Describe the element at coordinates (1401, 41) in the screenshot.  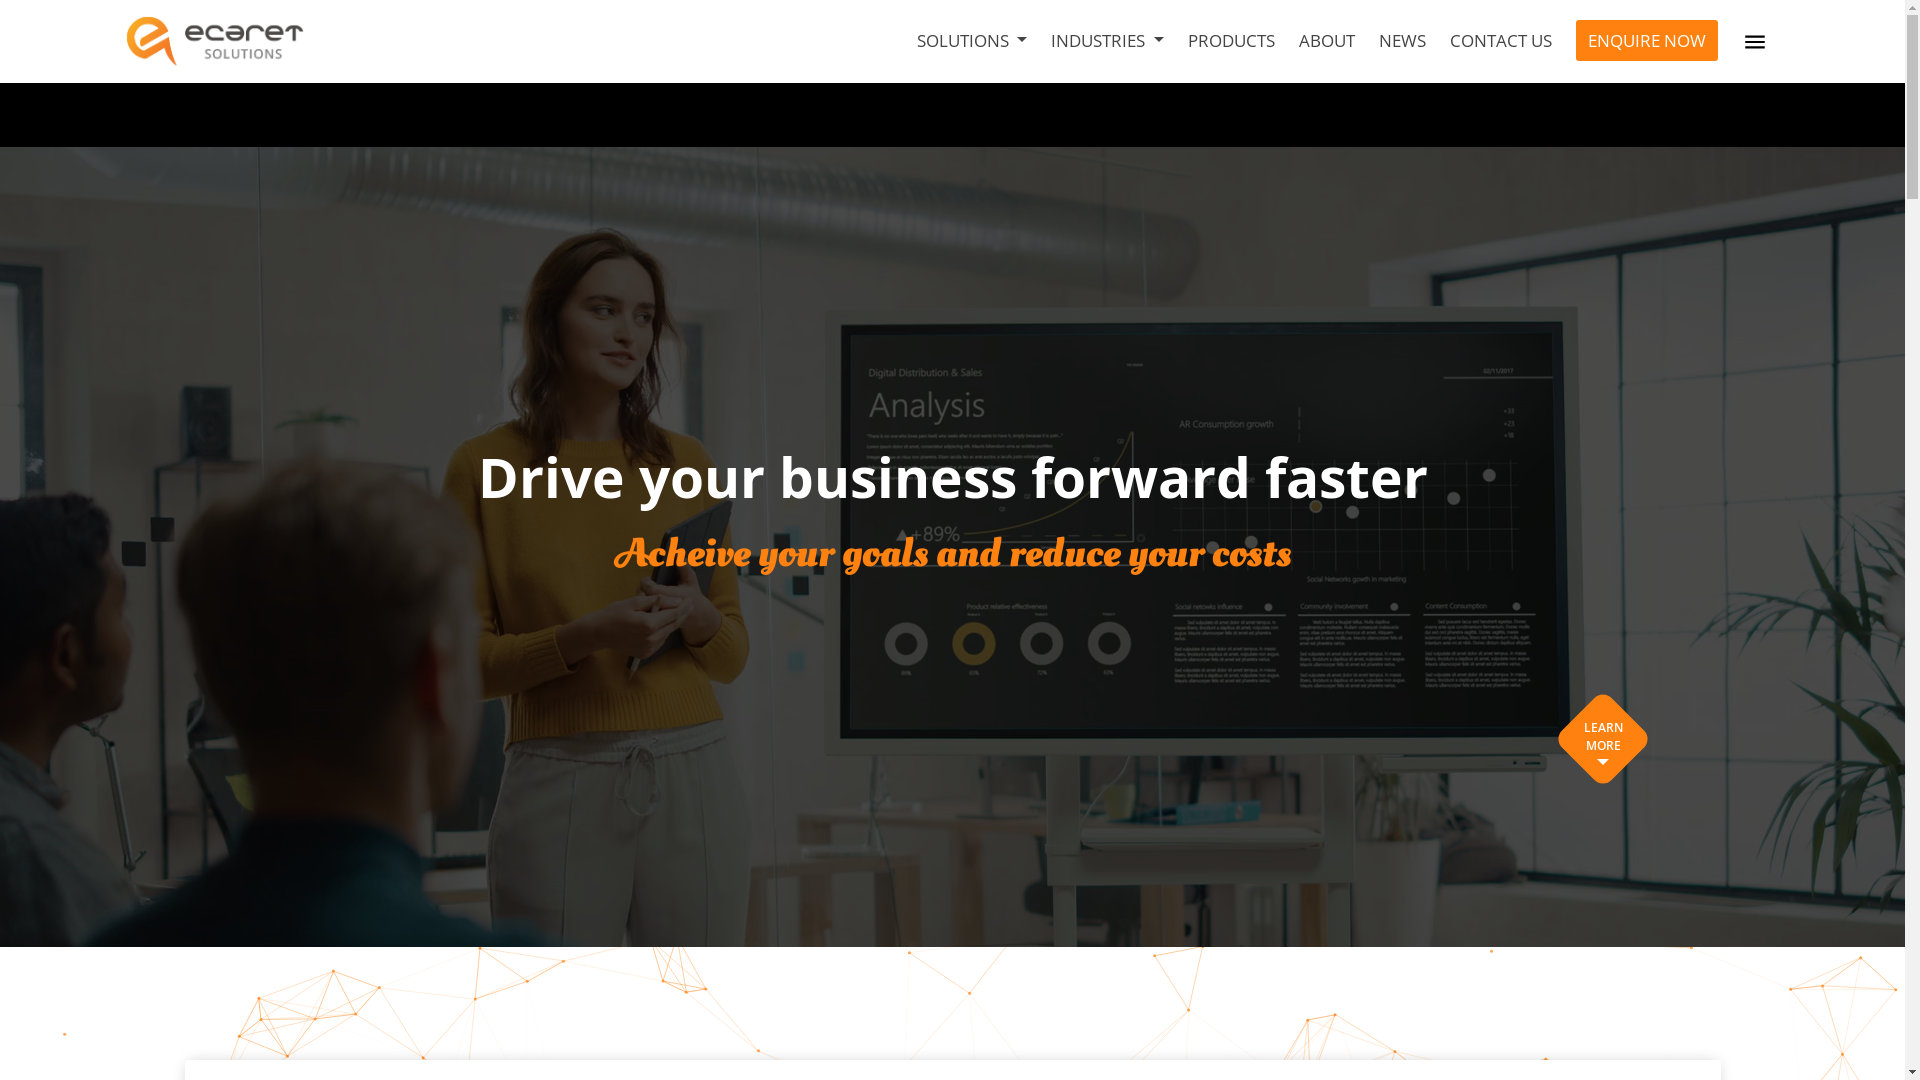
I see `'NEWS'` at that location.